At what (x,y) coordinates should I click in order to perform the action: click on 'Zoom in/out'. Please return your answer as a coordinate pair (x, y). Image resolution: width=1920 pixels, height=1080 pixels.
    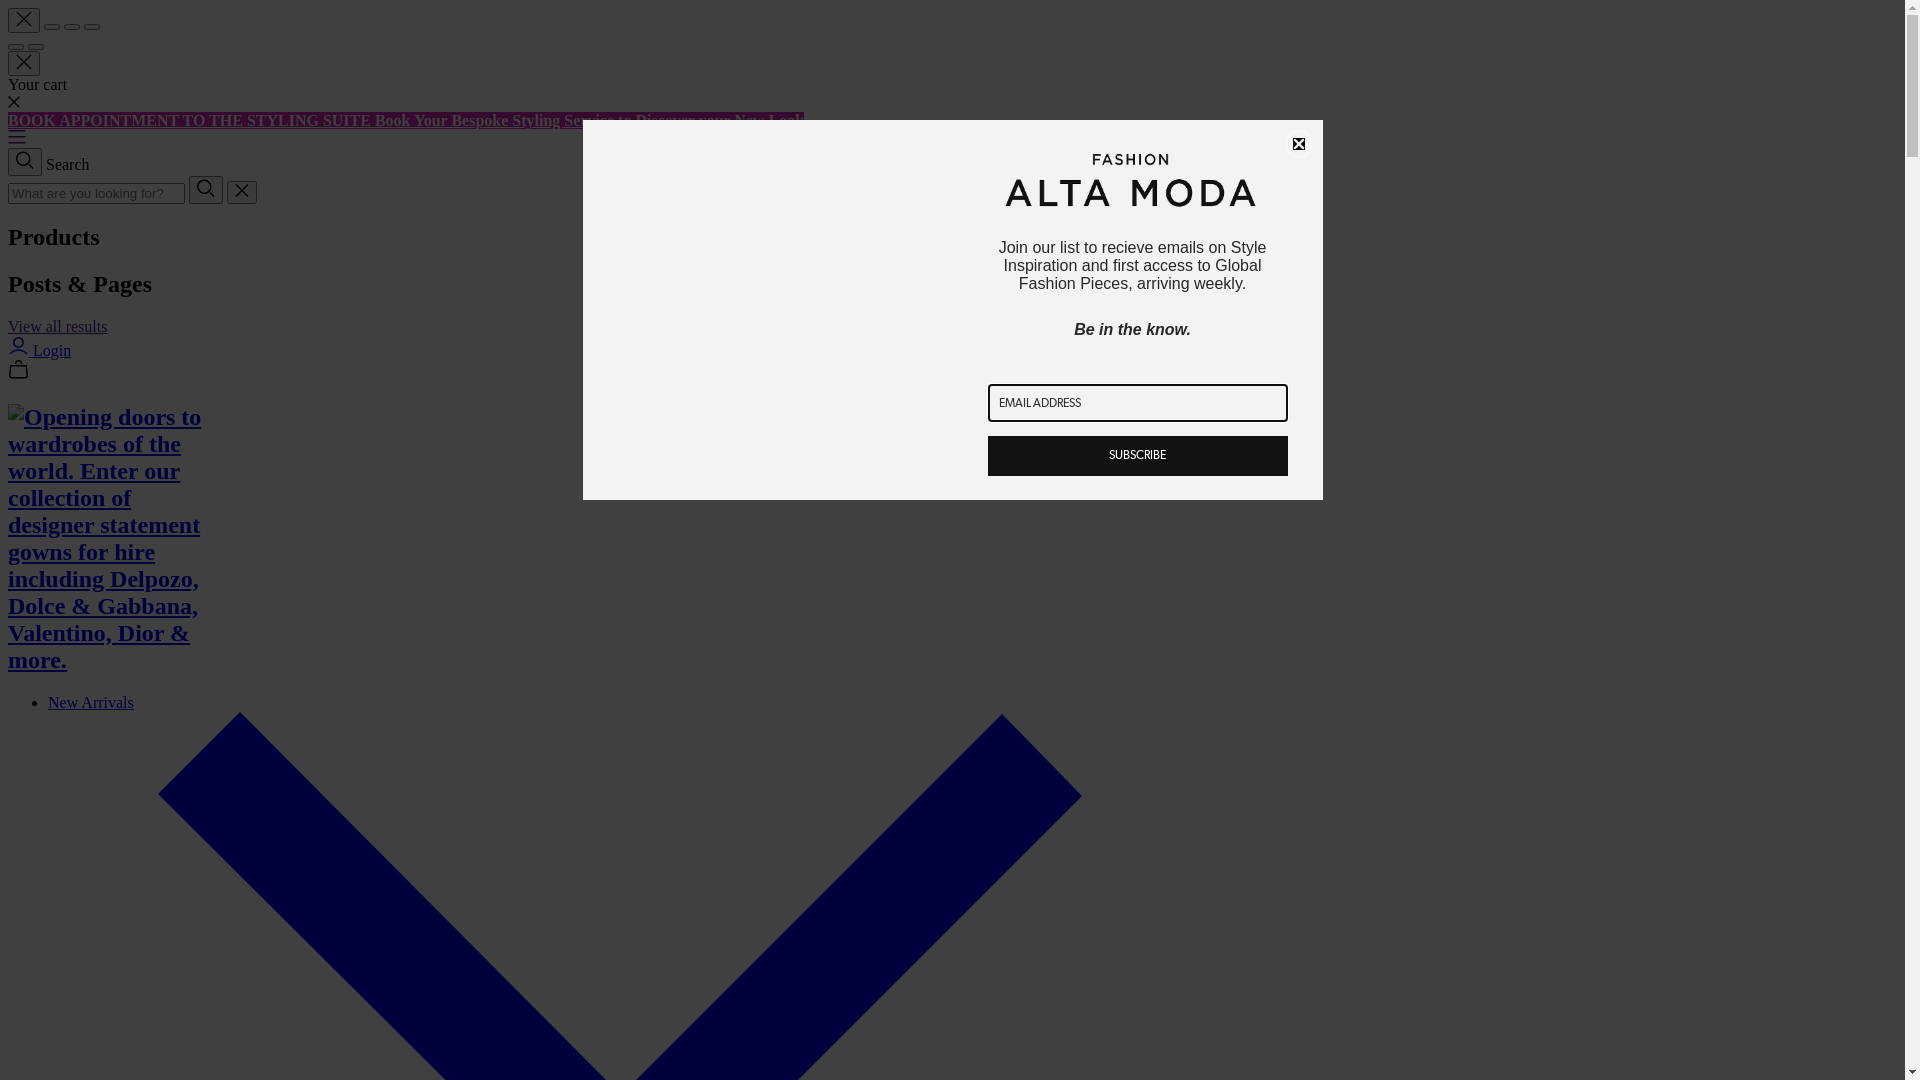
    Looking at the image, I should click on (90, 27).